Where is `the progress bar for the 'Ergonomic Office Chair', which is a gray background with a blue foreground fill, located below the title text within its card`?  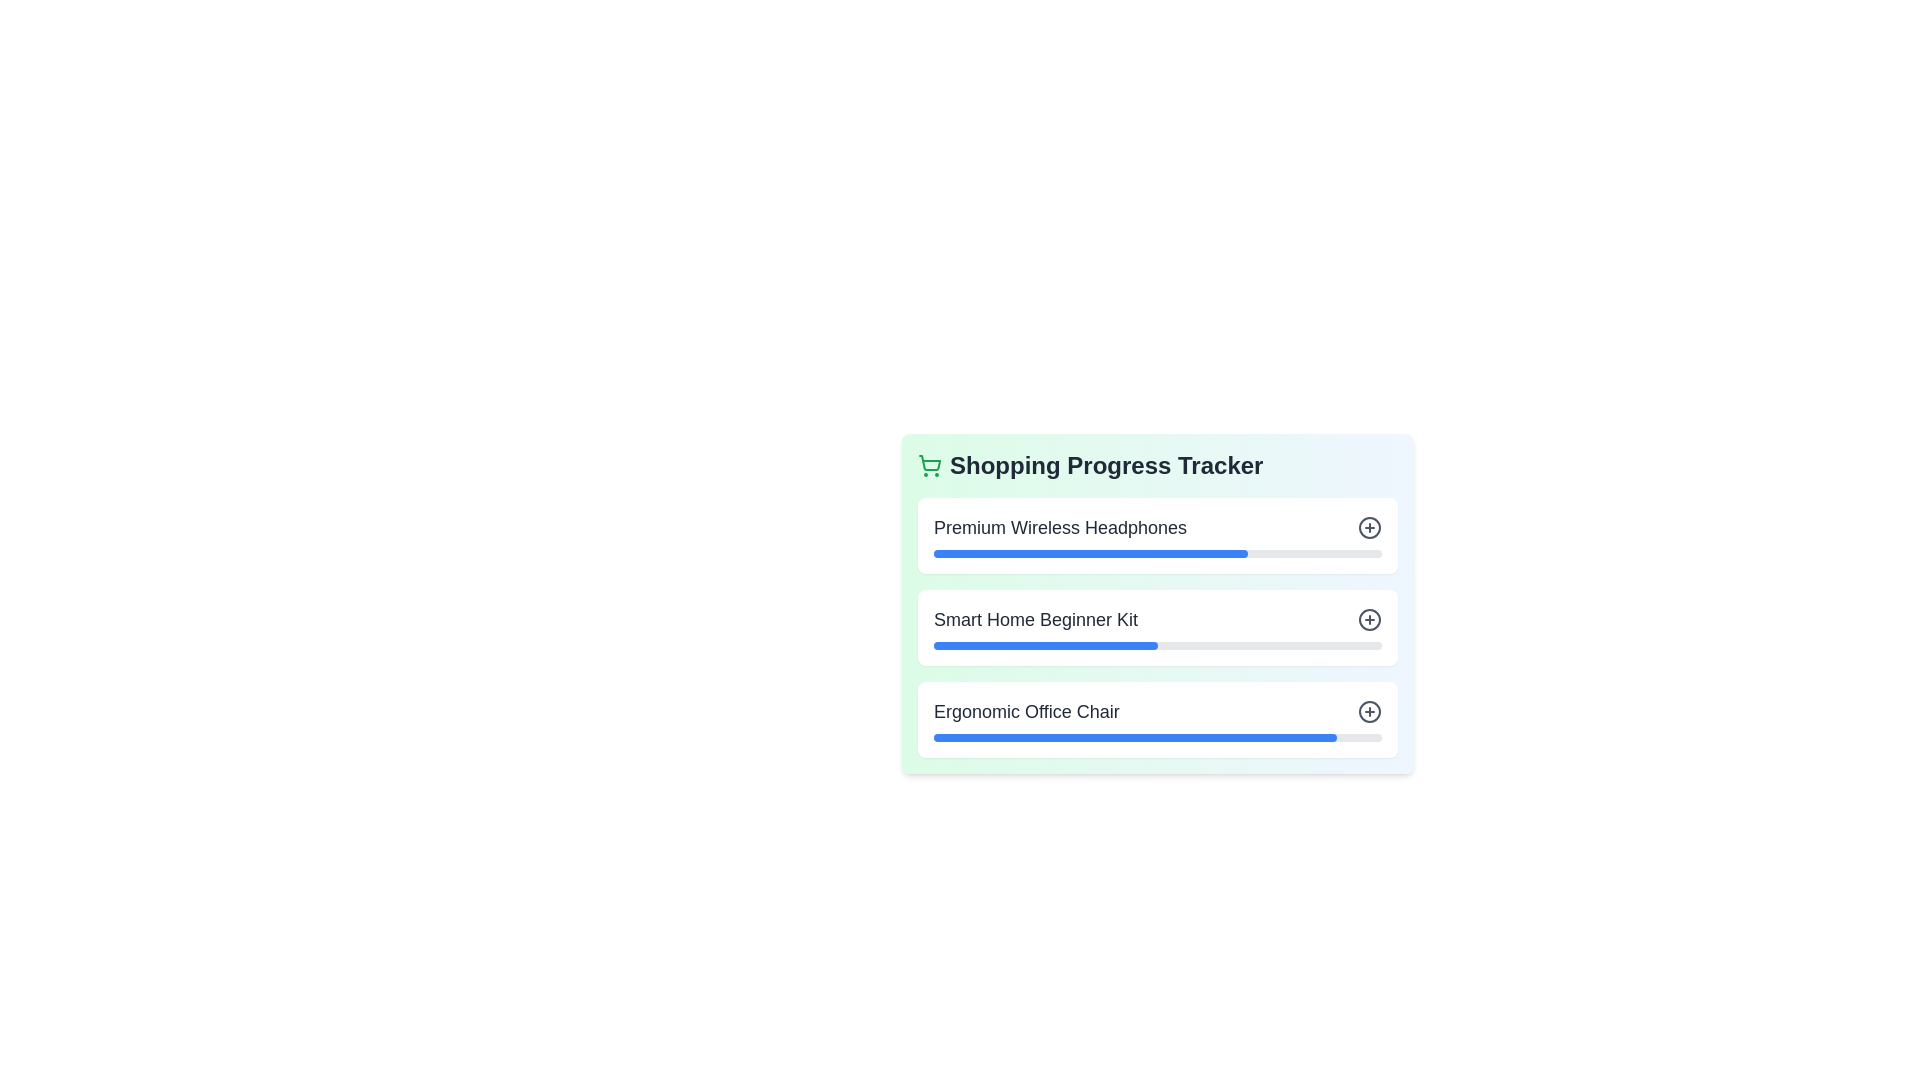
the progress bar for the 'Ergonomic Office Chair', which is a gray background with a blue foreground fill, located below the title text within its card is located at coordinates (1157, 737).